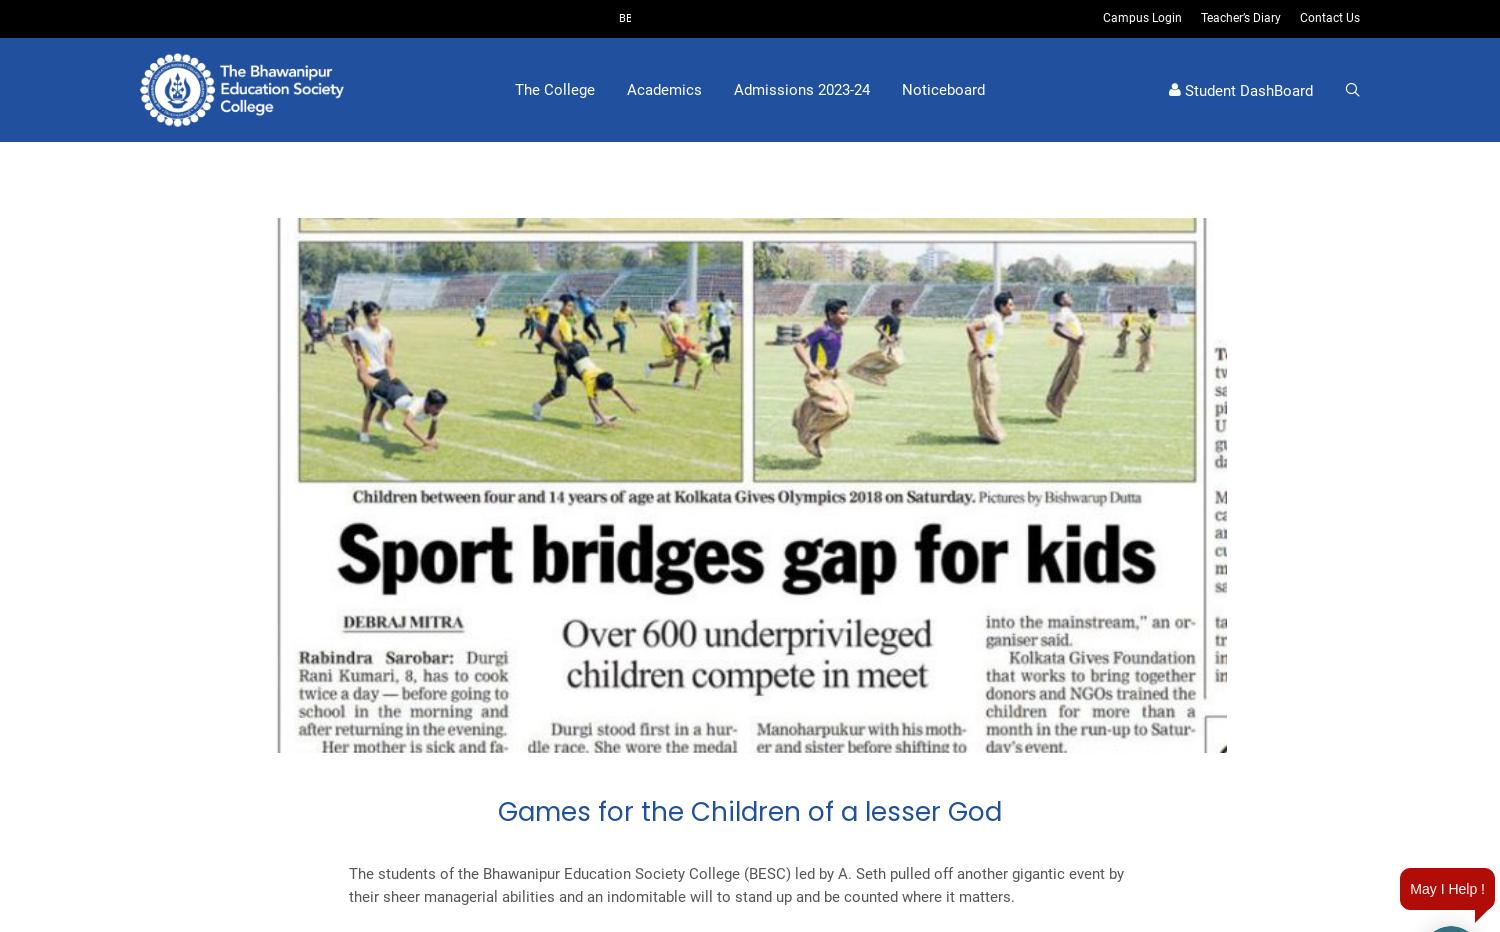  Describe the element at coordinates (734, 885) in the screenshot. I see `'The students of the Bhawanipur Education Society College (BESC) led by A. Seth pulled off another gigantic event by their sheer managerial abilities and an indomitable will to stand up and be counted where it matters.'` at that location.